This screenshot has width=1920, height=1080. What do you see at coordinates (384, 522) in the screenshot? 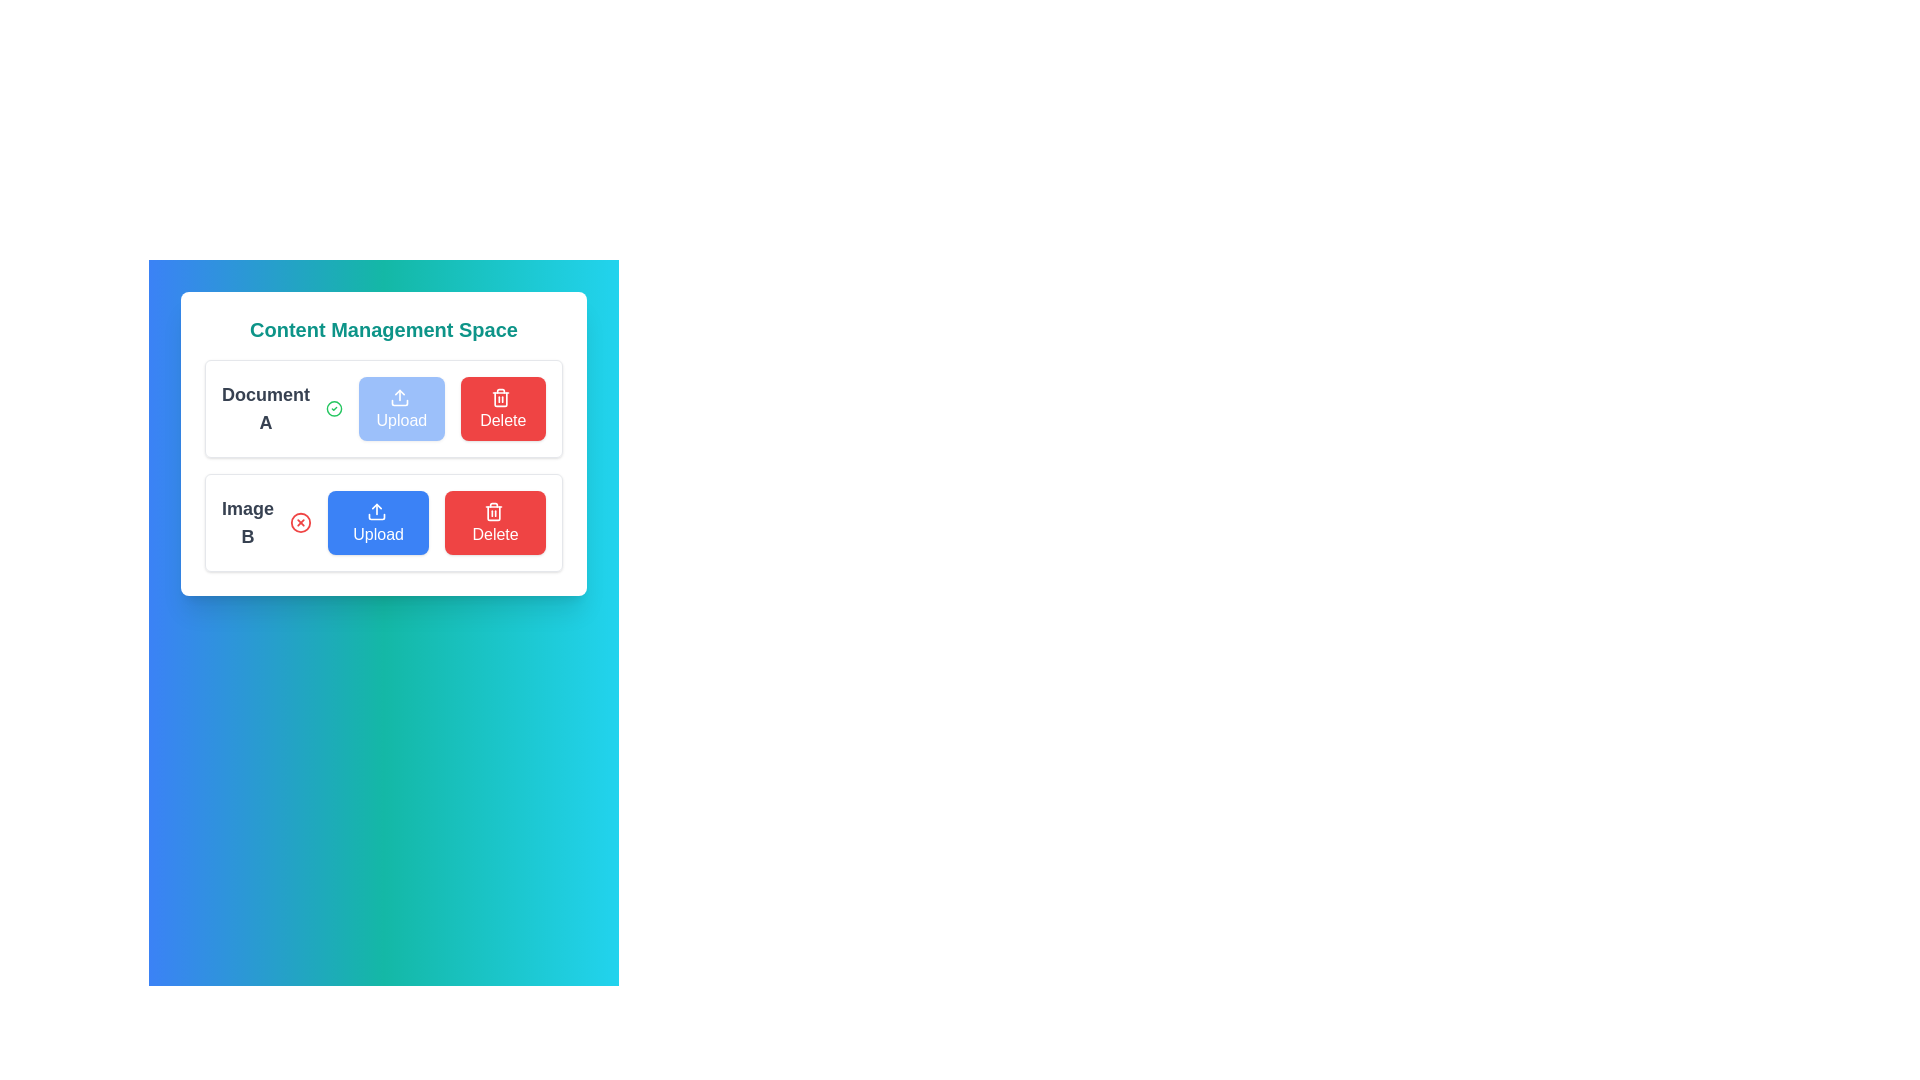
I see `the file upload button in the 'Image B' section` at bounding box center [384, 522].